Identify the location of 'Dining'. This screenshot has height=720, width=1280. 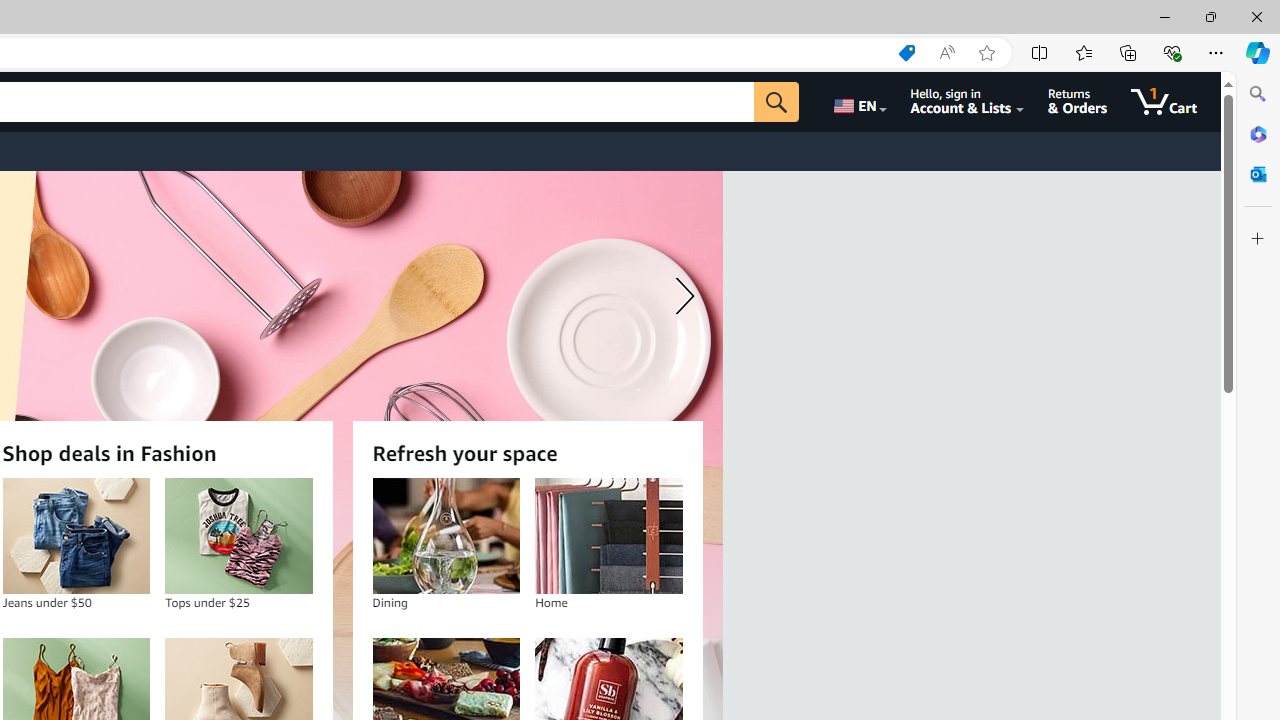
(445, 535).